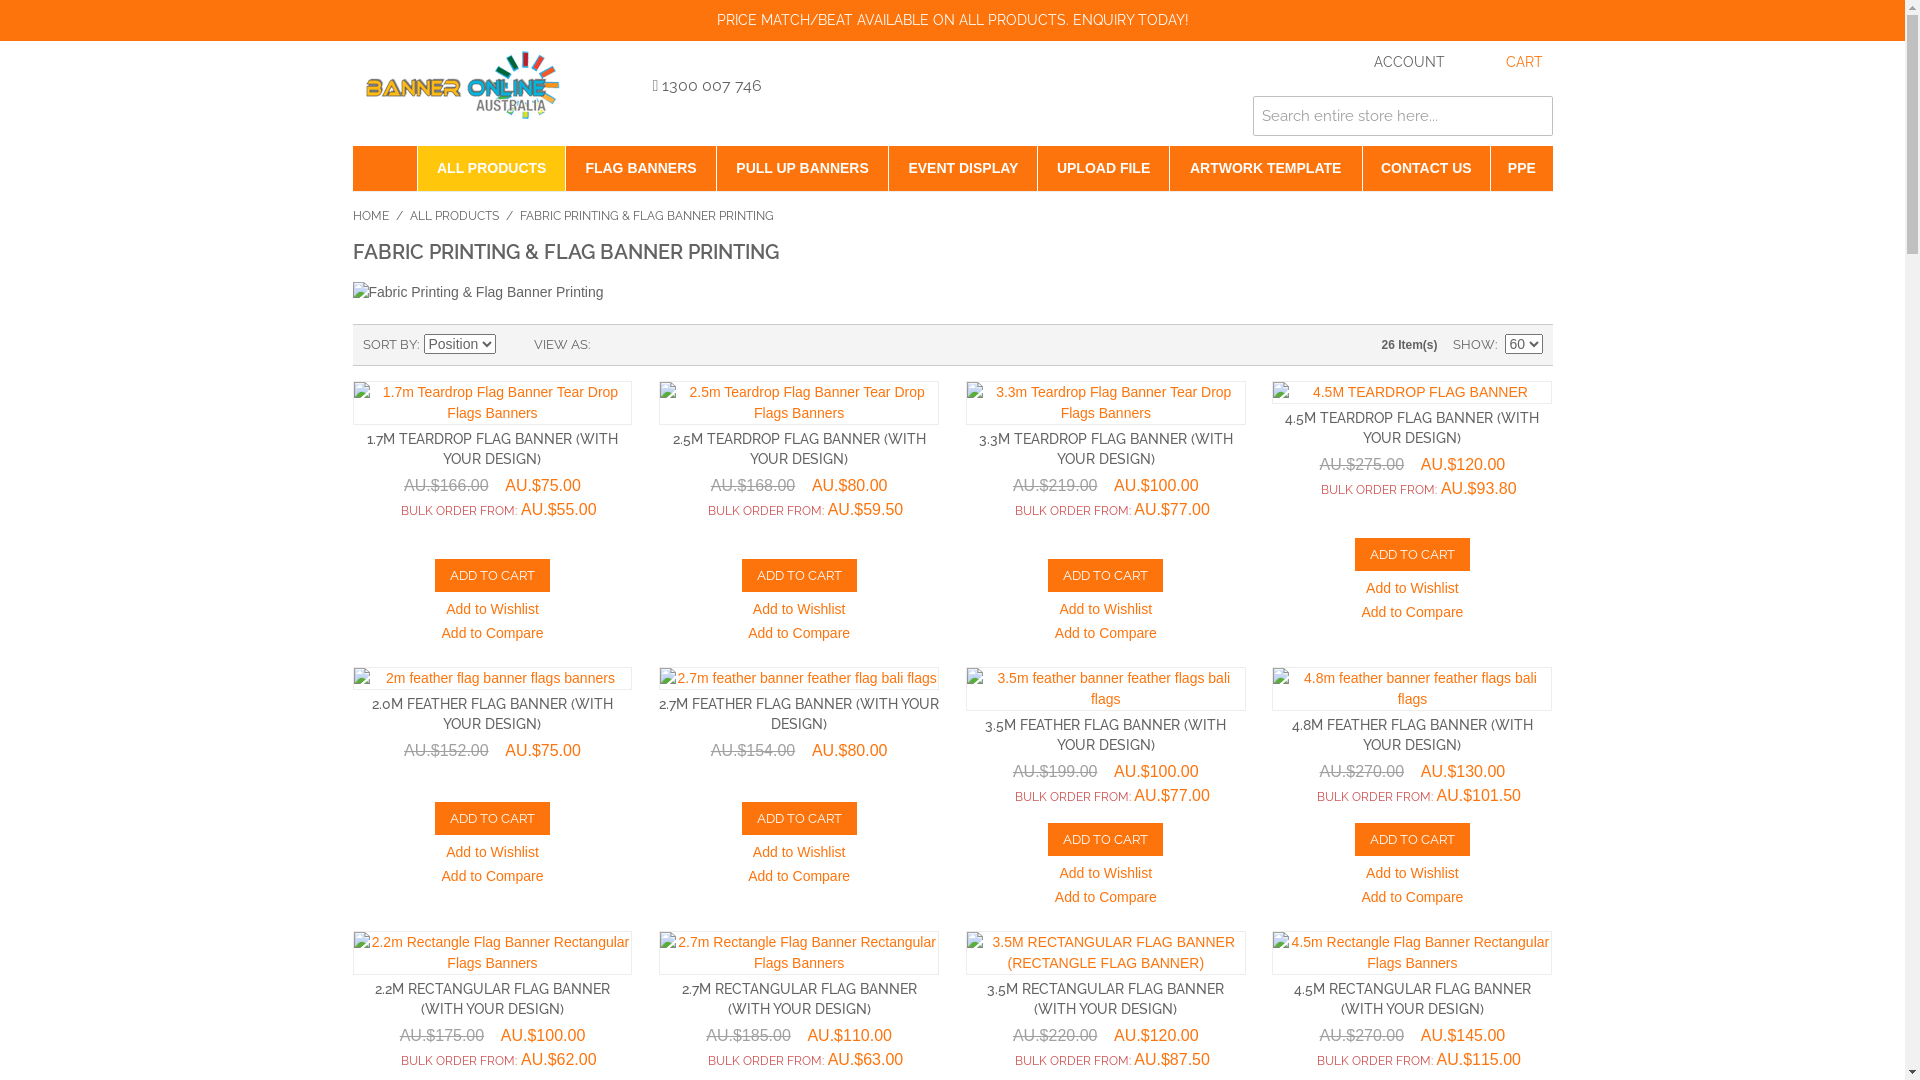 This screenshot has height=1080, width=1920. Describe the element at coordinates (797, 677) in the screenshot. I see `'2.7m feather banner feather flag bali flags'` at that location.